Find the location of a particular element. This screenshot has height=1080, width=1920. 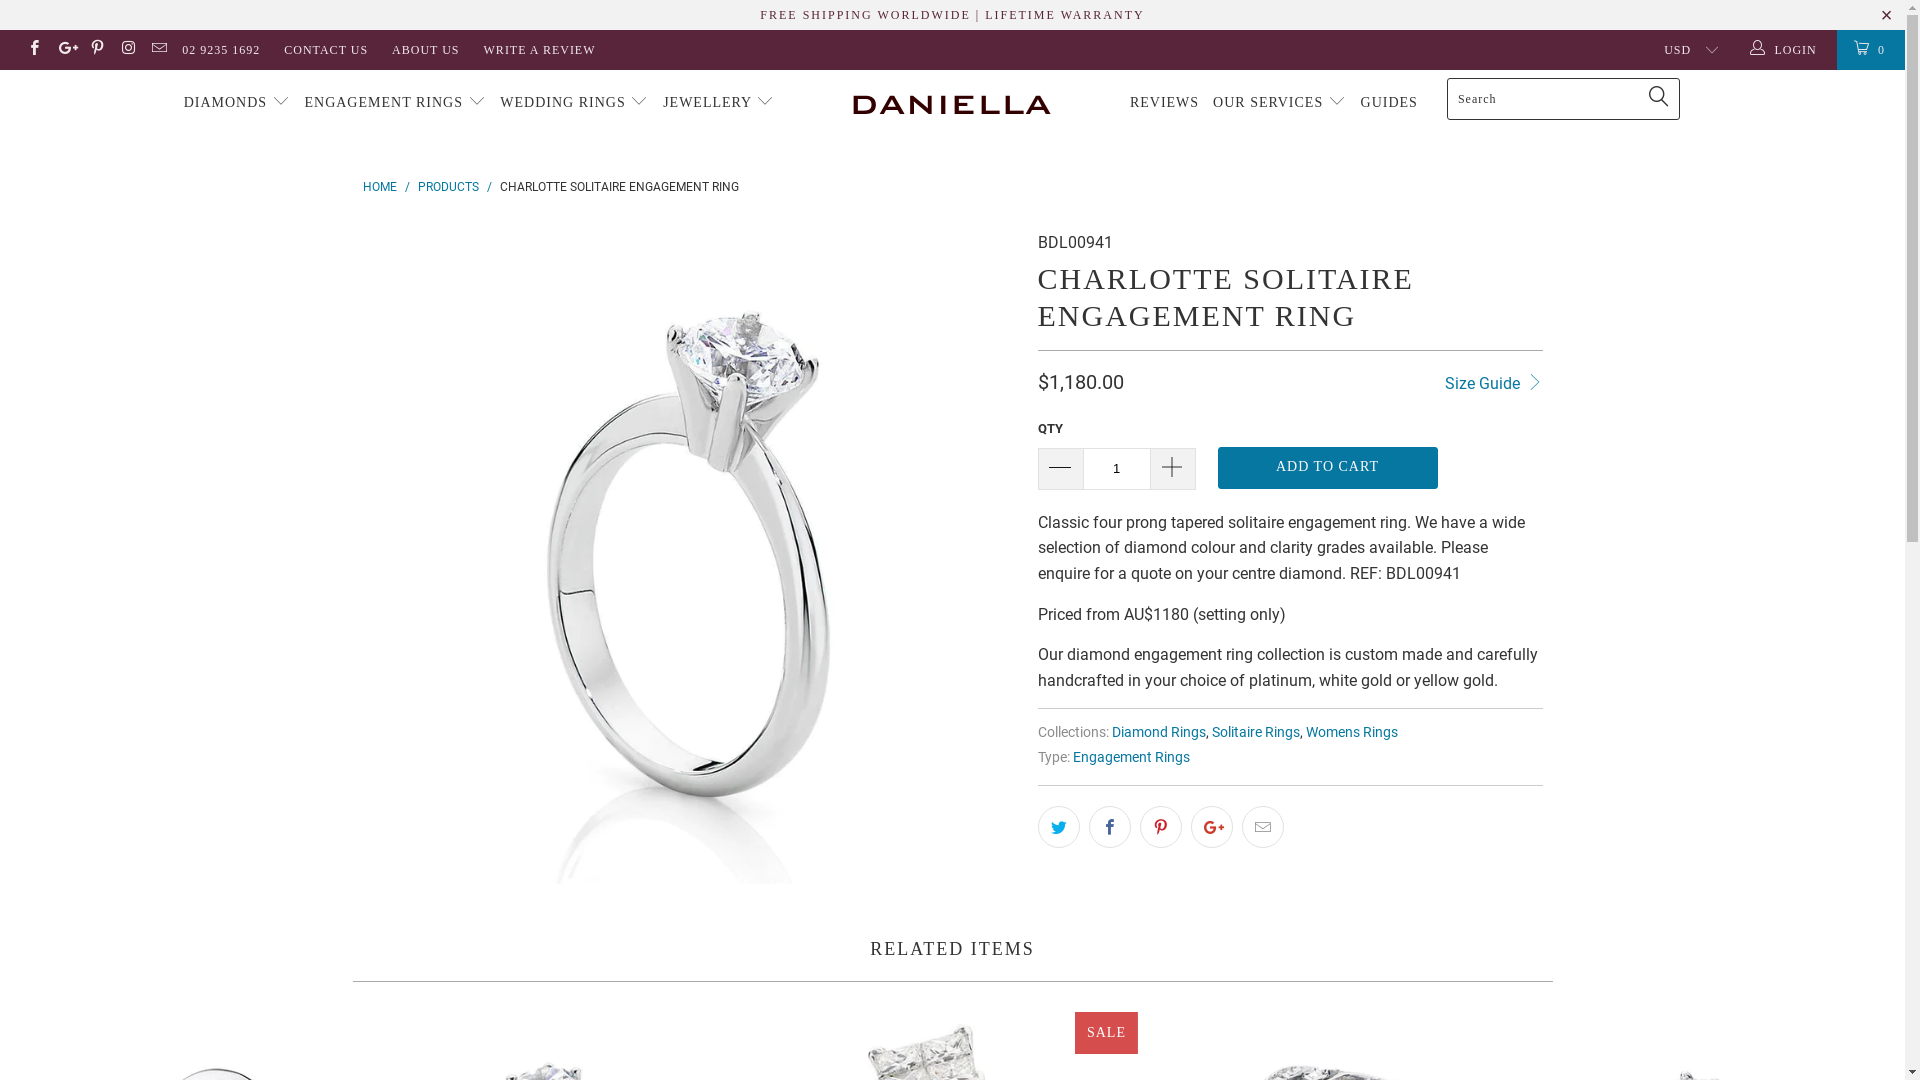

'DIAMONDS' is located at coordinates (237, 103).